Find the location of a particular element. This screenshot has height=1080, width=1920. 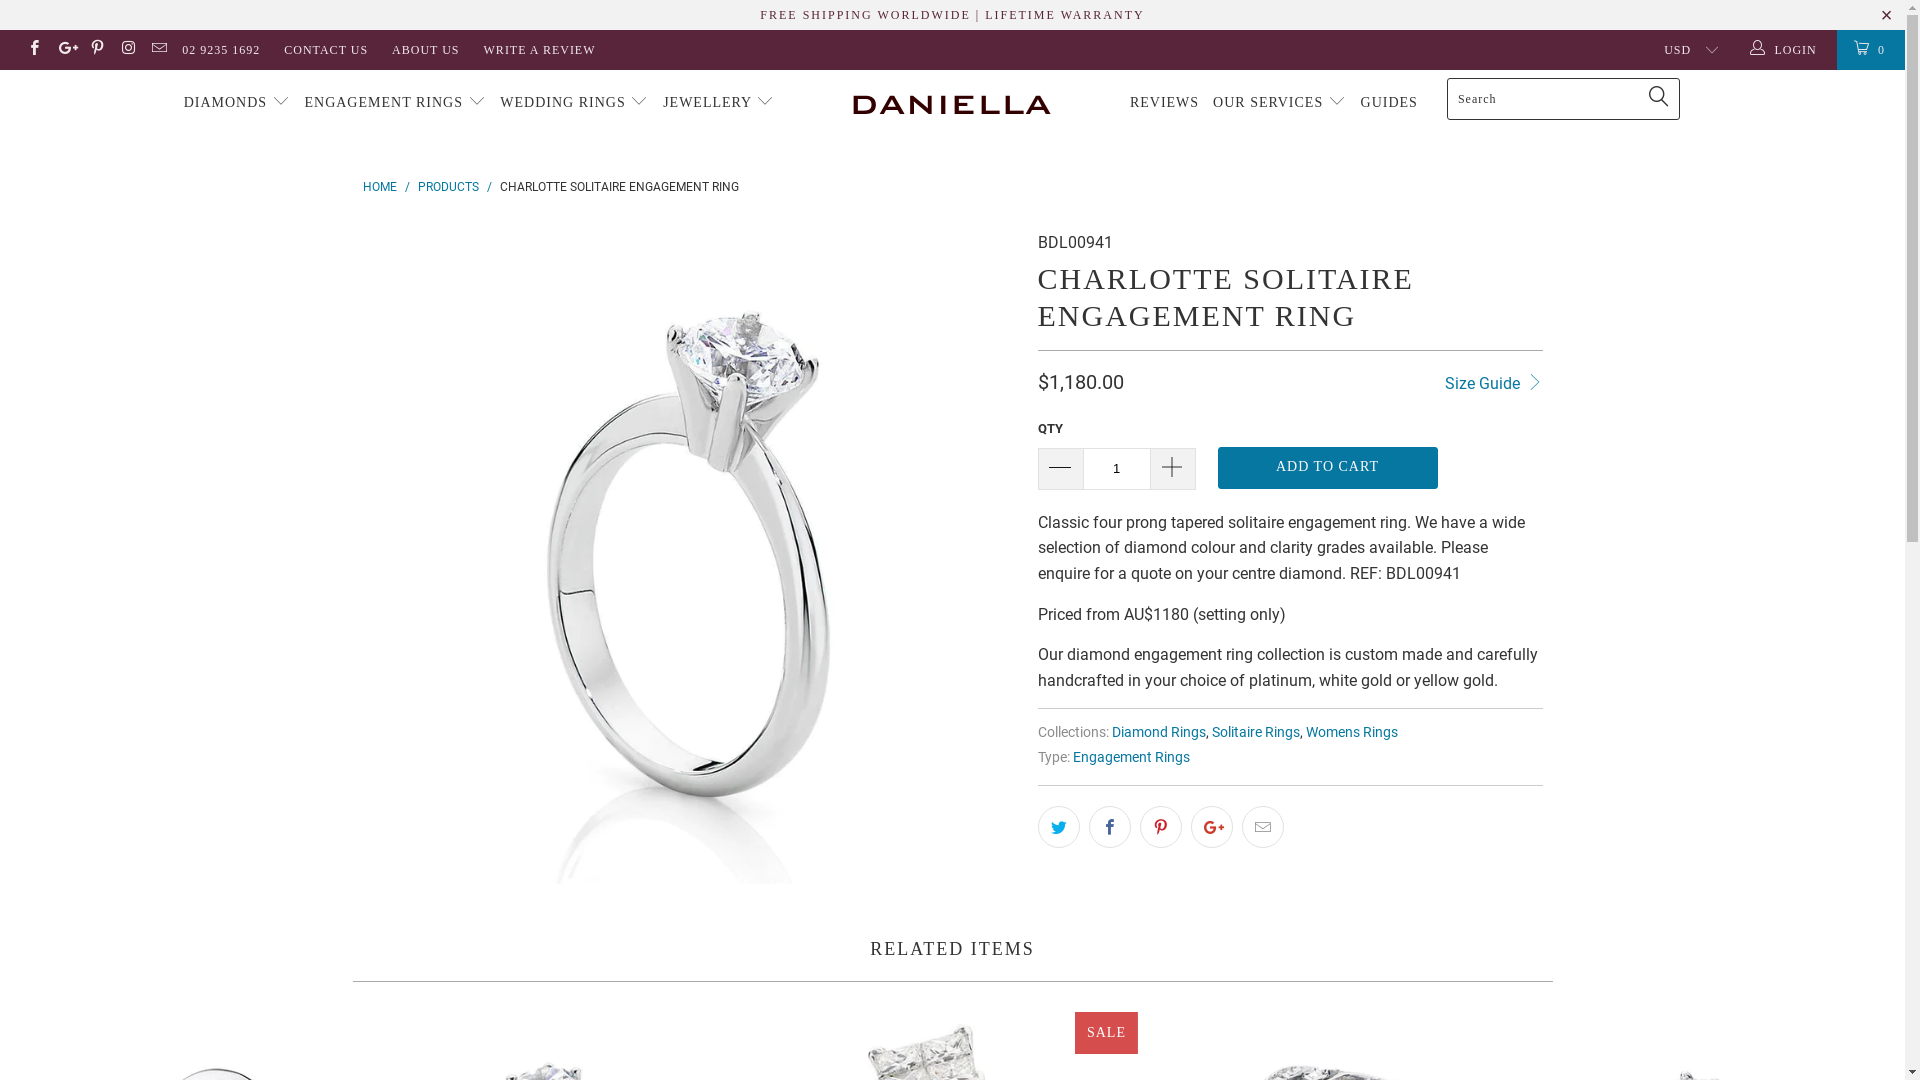

'DIAMONDS' is located at coordinates (237, 103).